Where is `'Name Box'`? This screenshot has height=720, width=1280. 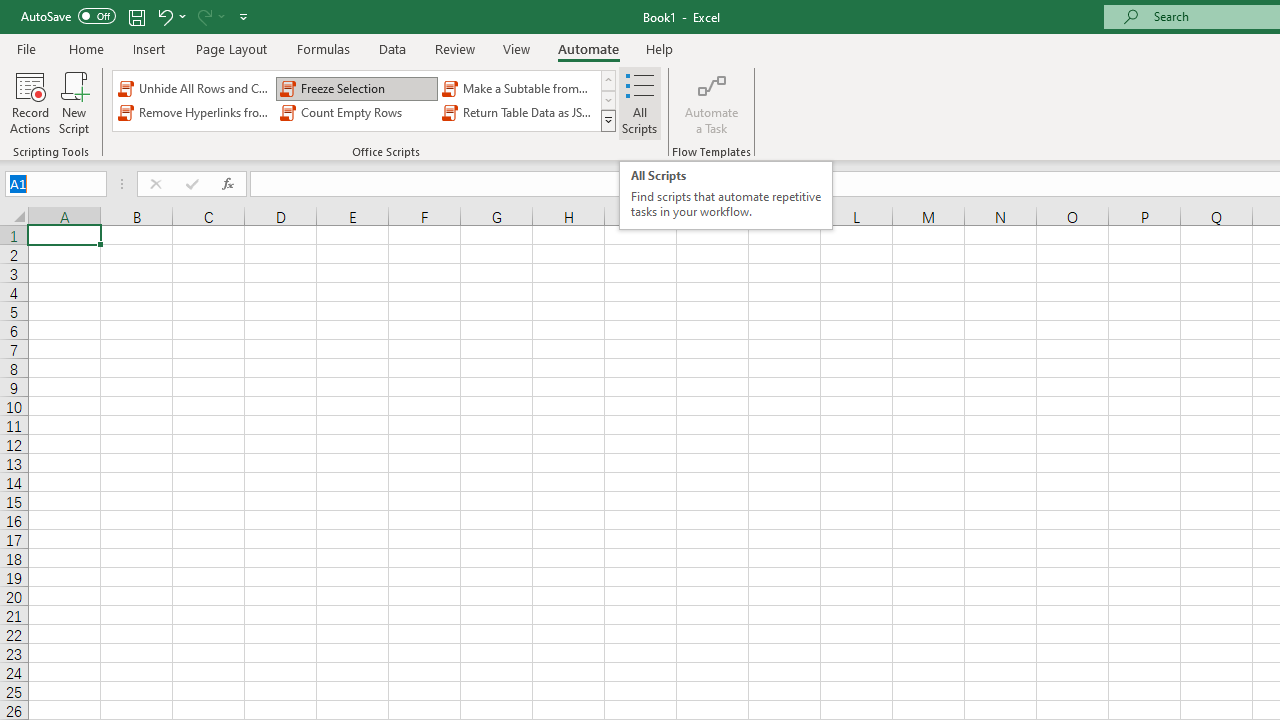 'Name Box' is located at coordinates (56, 183).